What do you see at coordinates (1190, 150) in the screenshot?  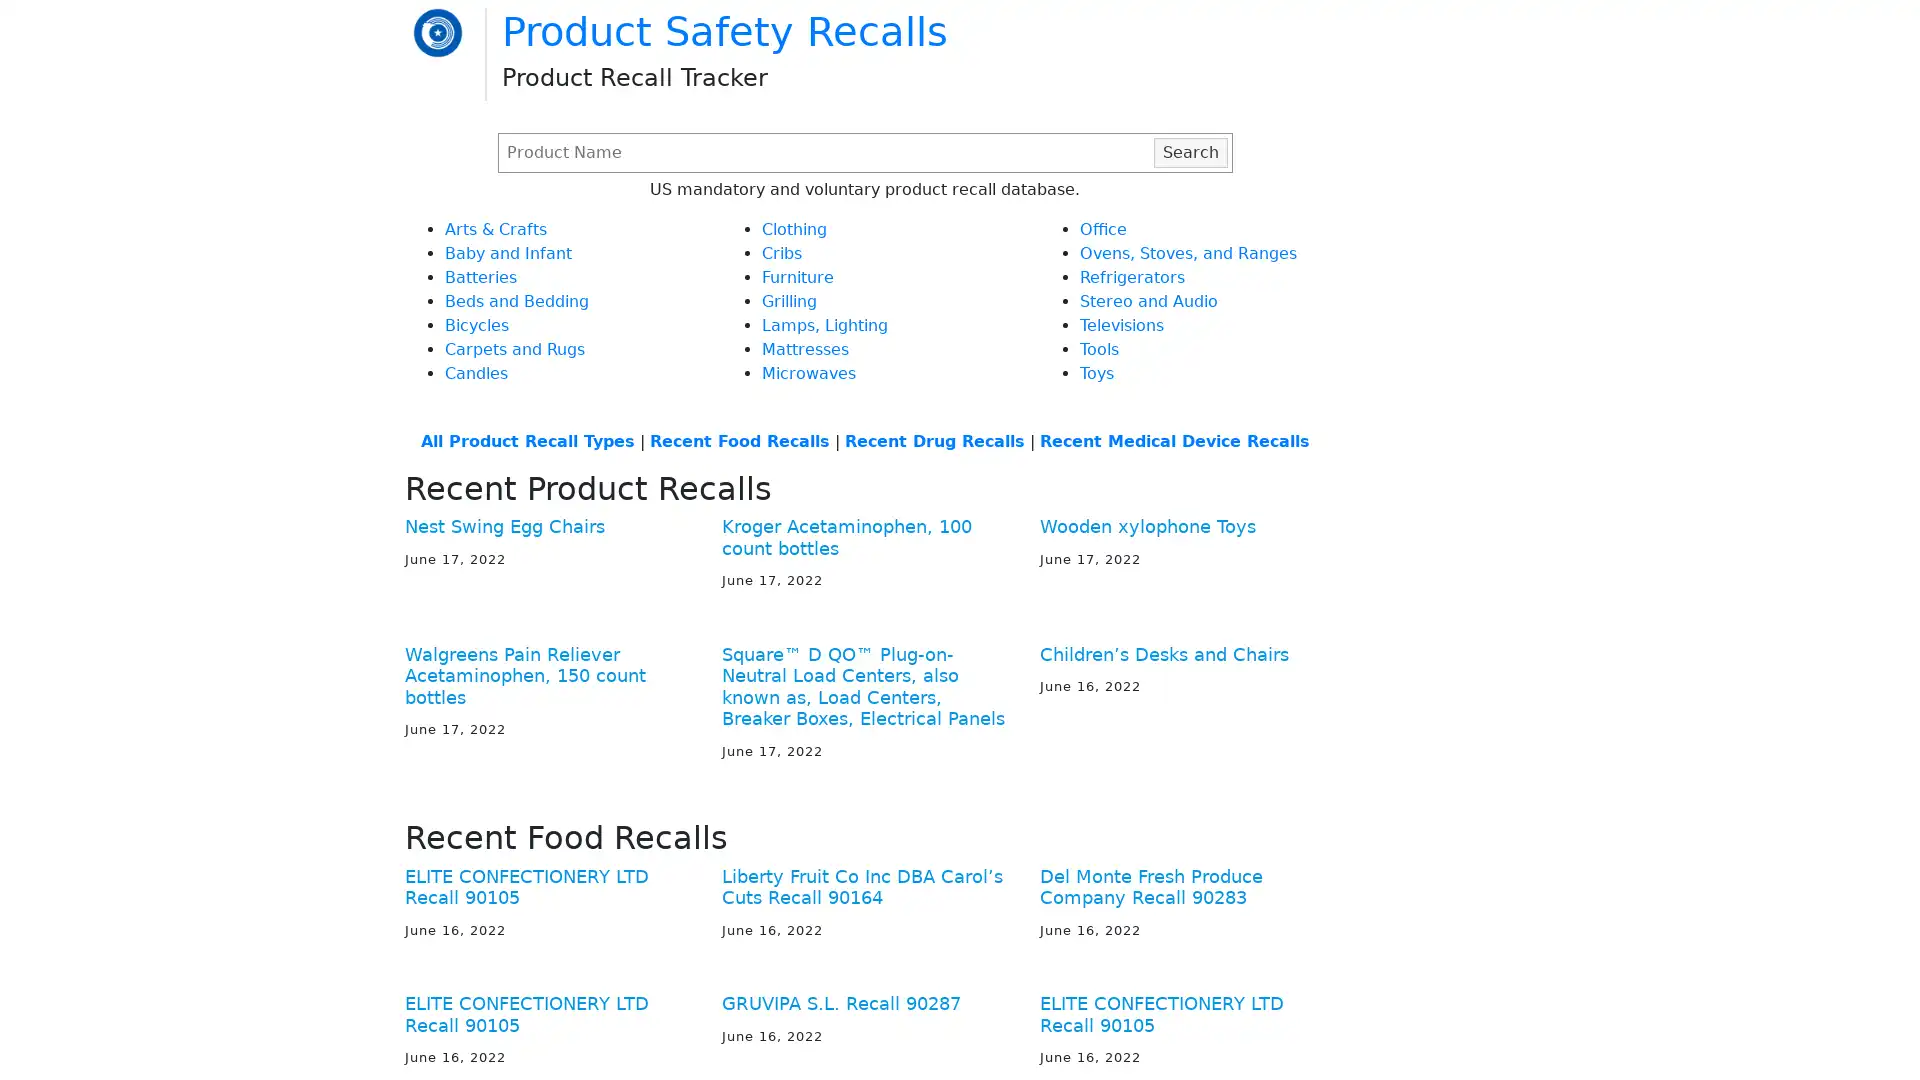 I see `Search` at bounding box center [1190, 150].